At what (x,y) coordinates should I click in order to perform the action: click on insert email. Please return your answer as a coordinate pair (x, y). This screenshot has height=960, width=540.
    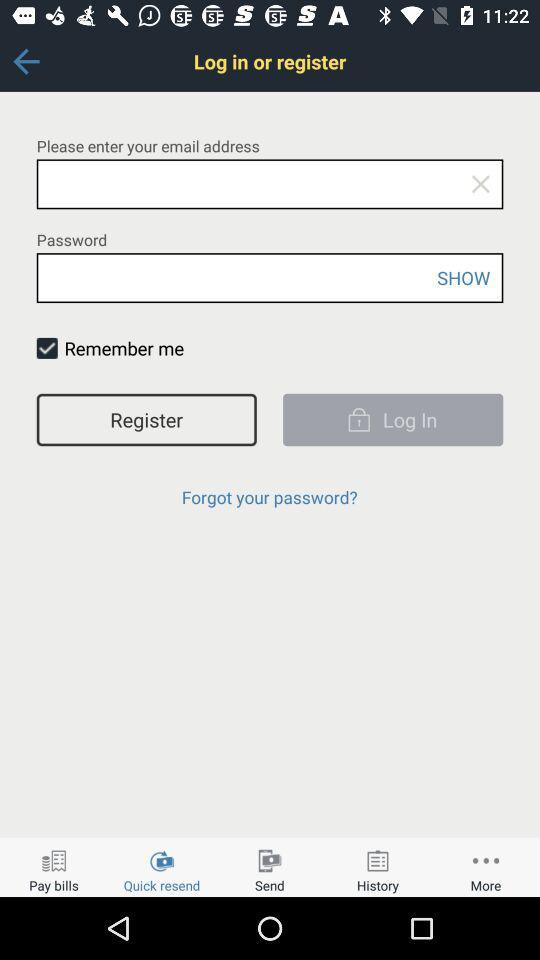
    Looking at the image, I should click on (270, 184).